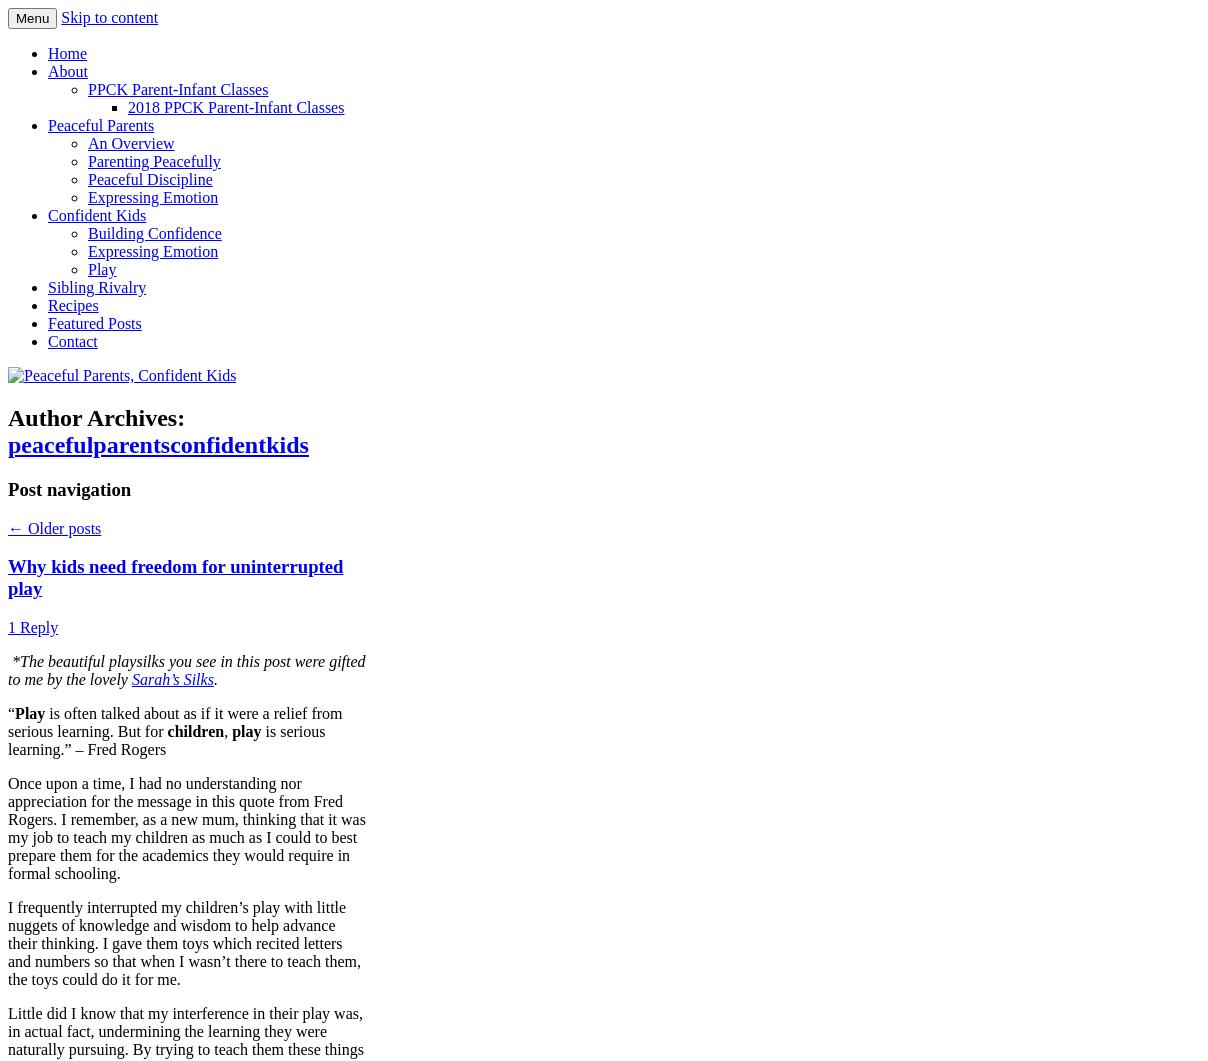 The height and width of the screenshot is (1061, 1208). Describe the element at coordinates (175, 721) in the screenshot. I see `'is often talked about as if it were a relief from serious learning. But for'` at that location.